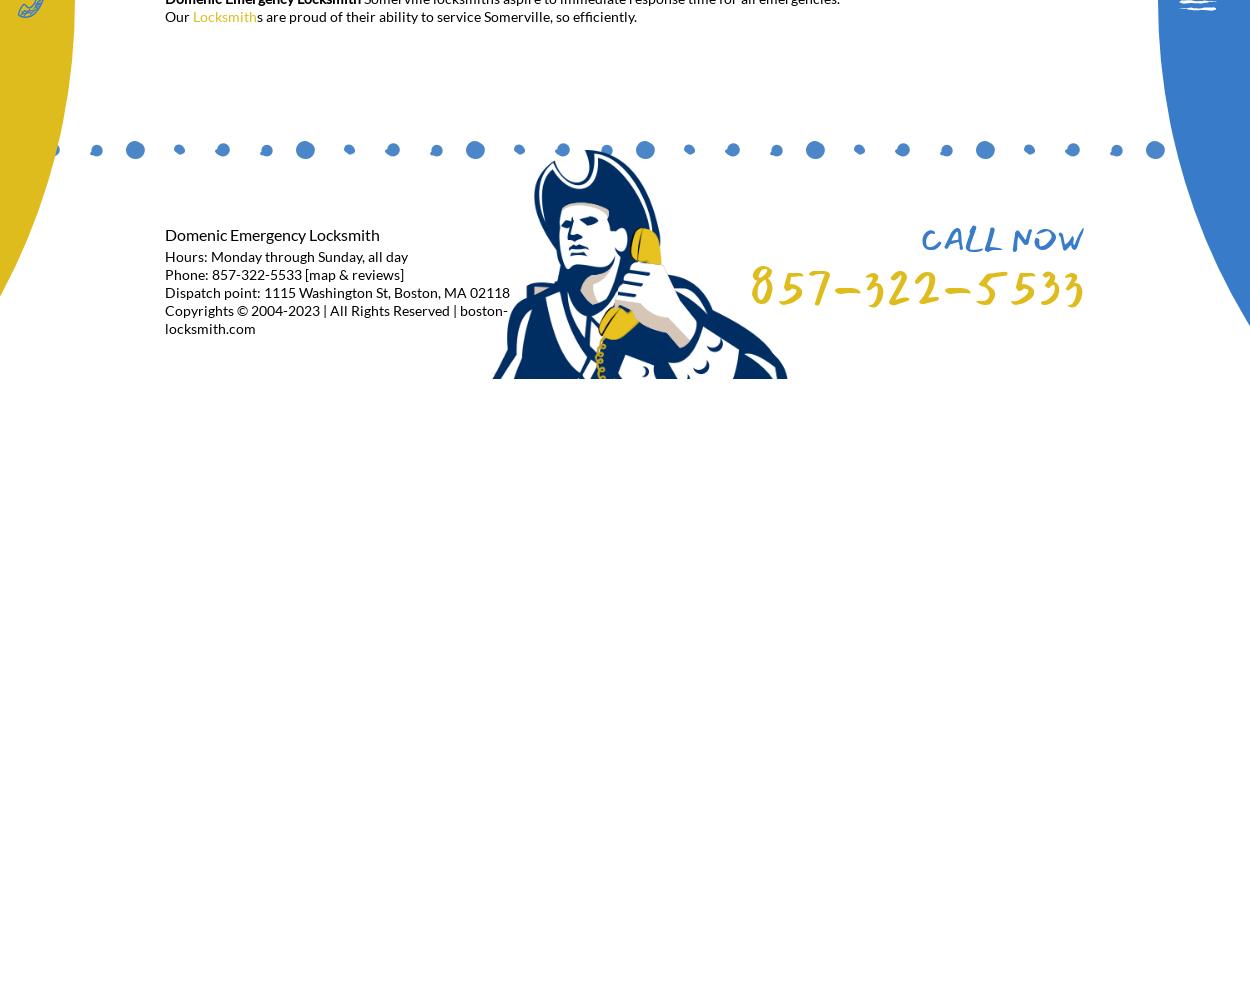  I want to click on '857-322-5533', so click(916, 286).